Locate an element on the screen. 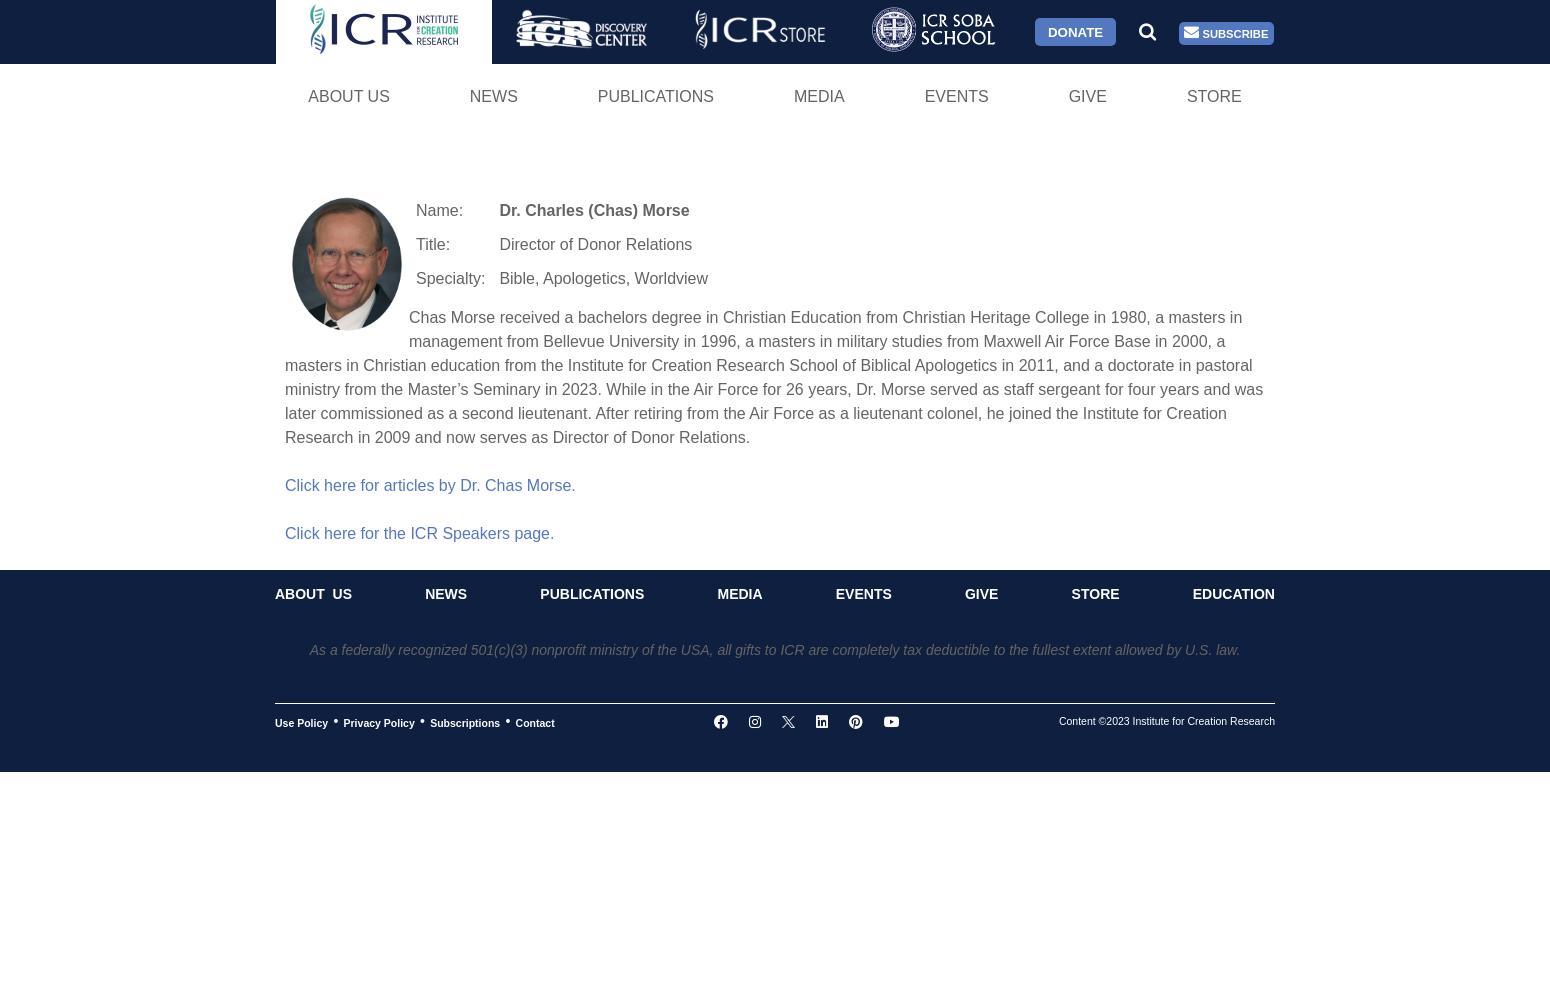  'Subscriptions' is located at coordinates (465, 721).